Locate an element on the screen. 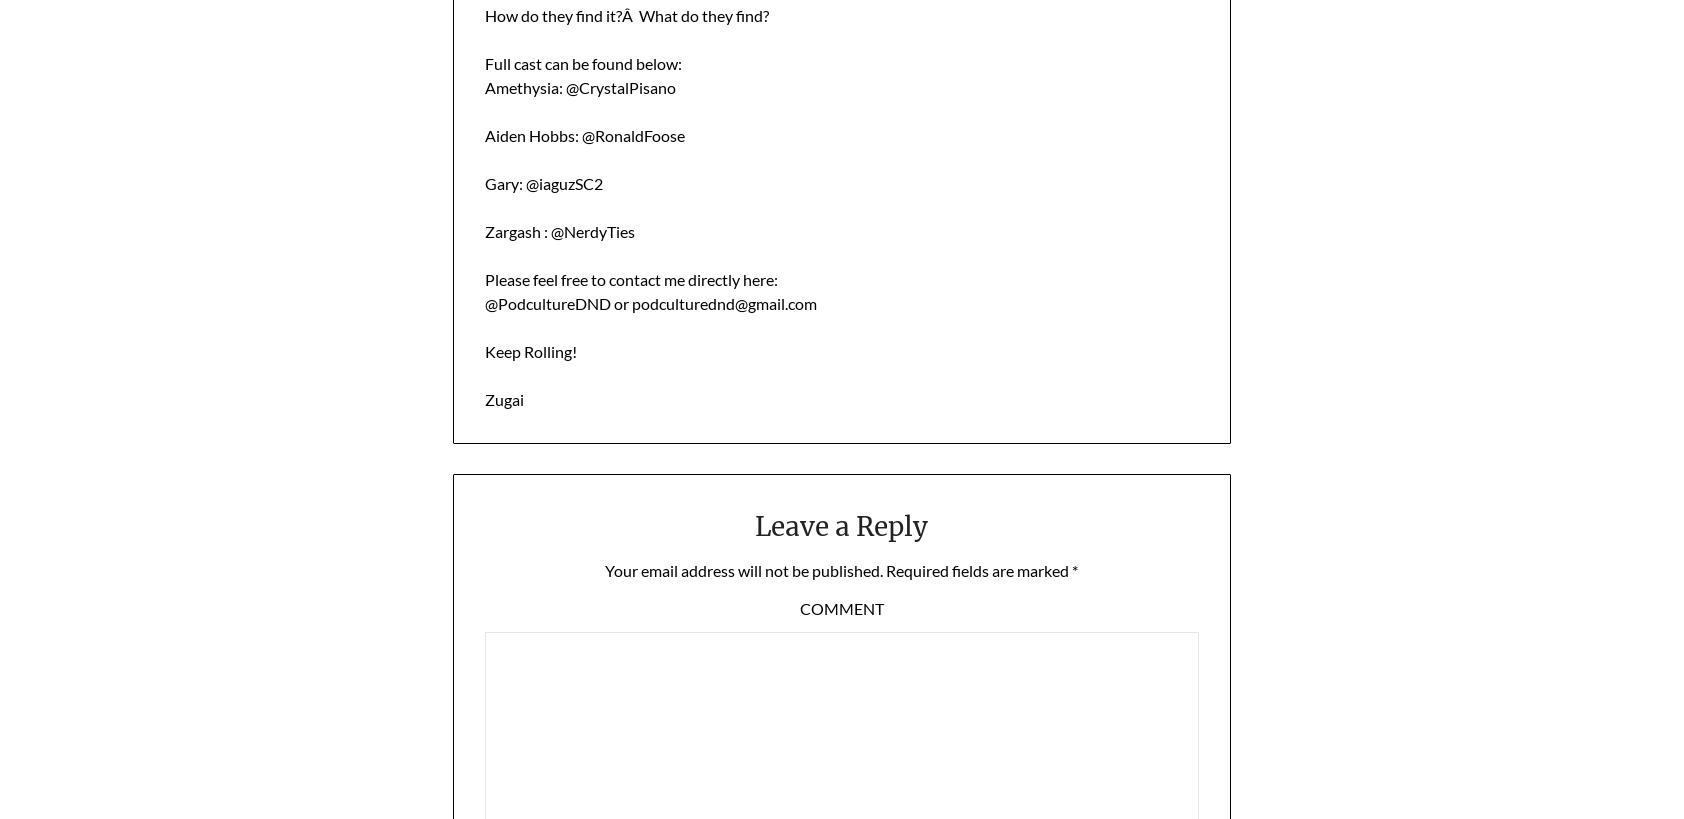  'Zugai' is located at coordinates (502, 397).